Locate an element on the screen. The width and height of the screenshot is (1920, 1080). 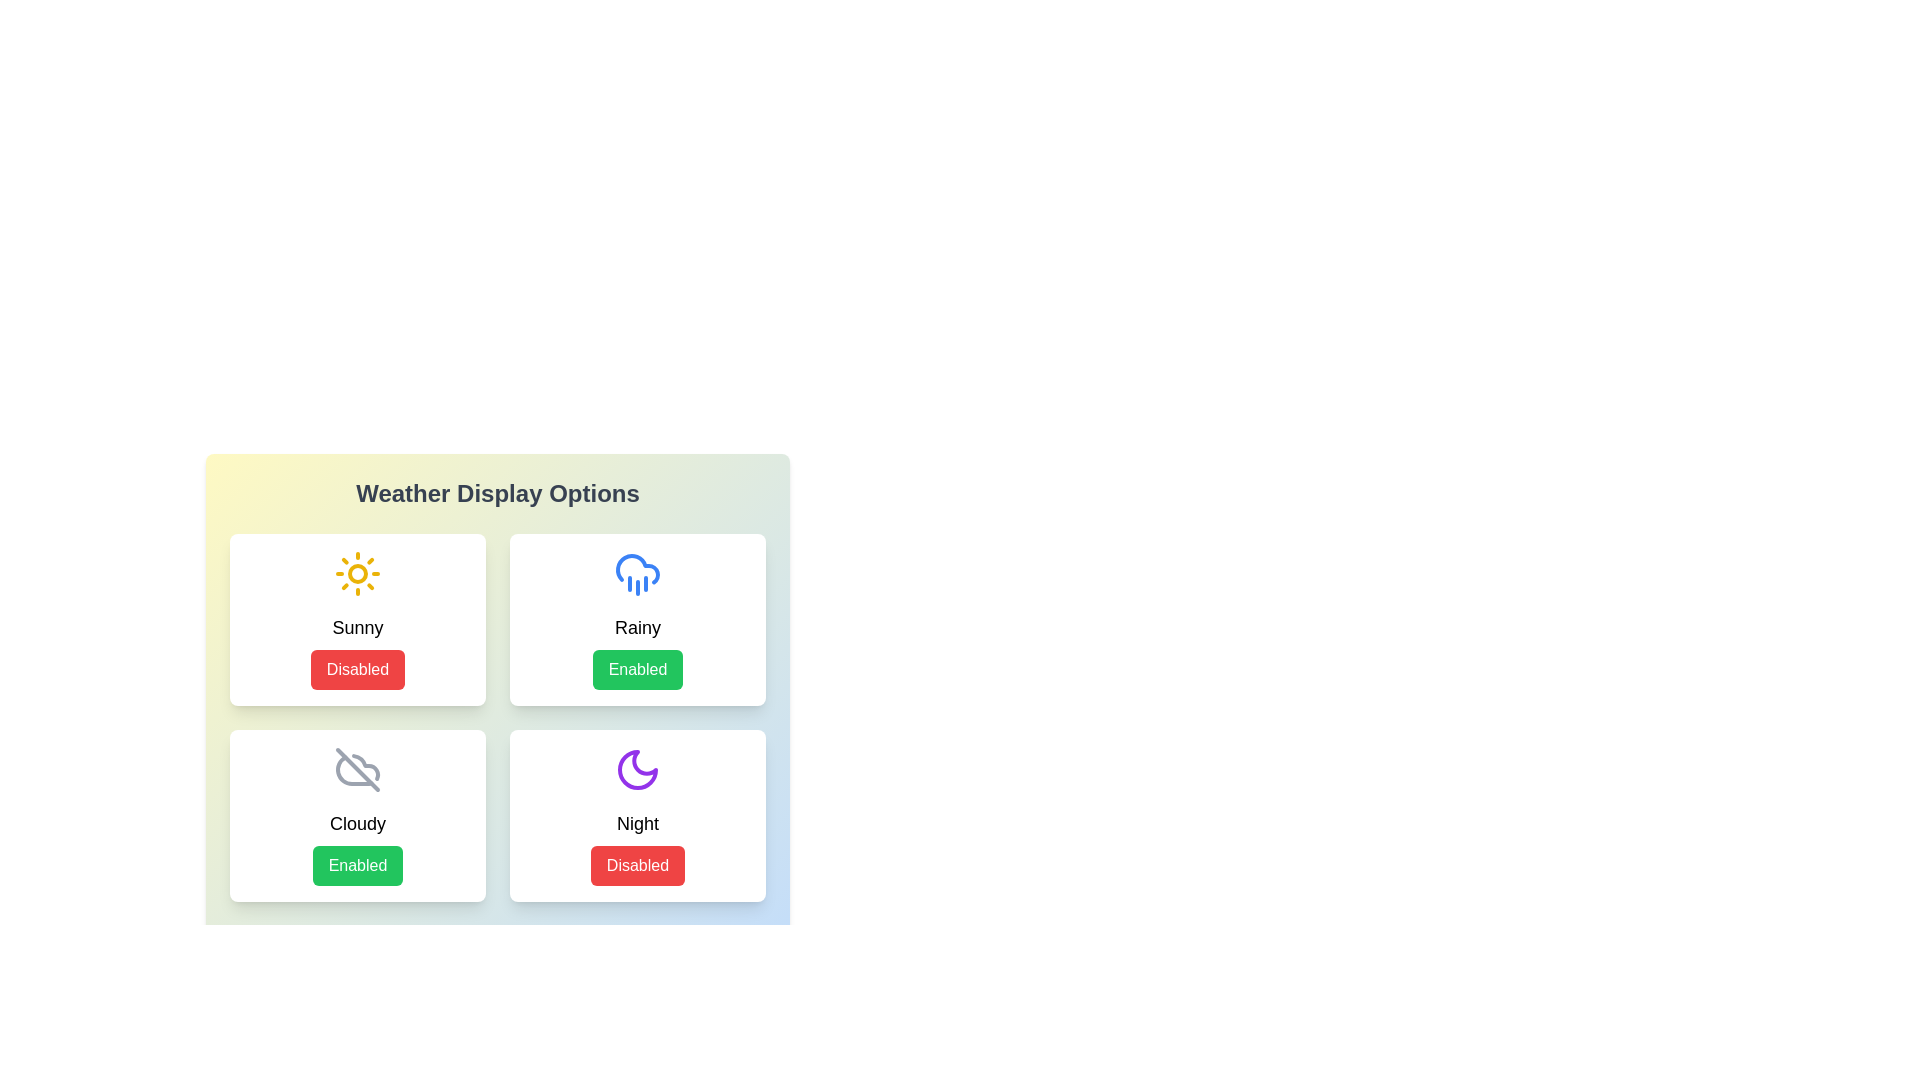
the weather option cloudy is located at coordinates (358, 816).